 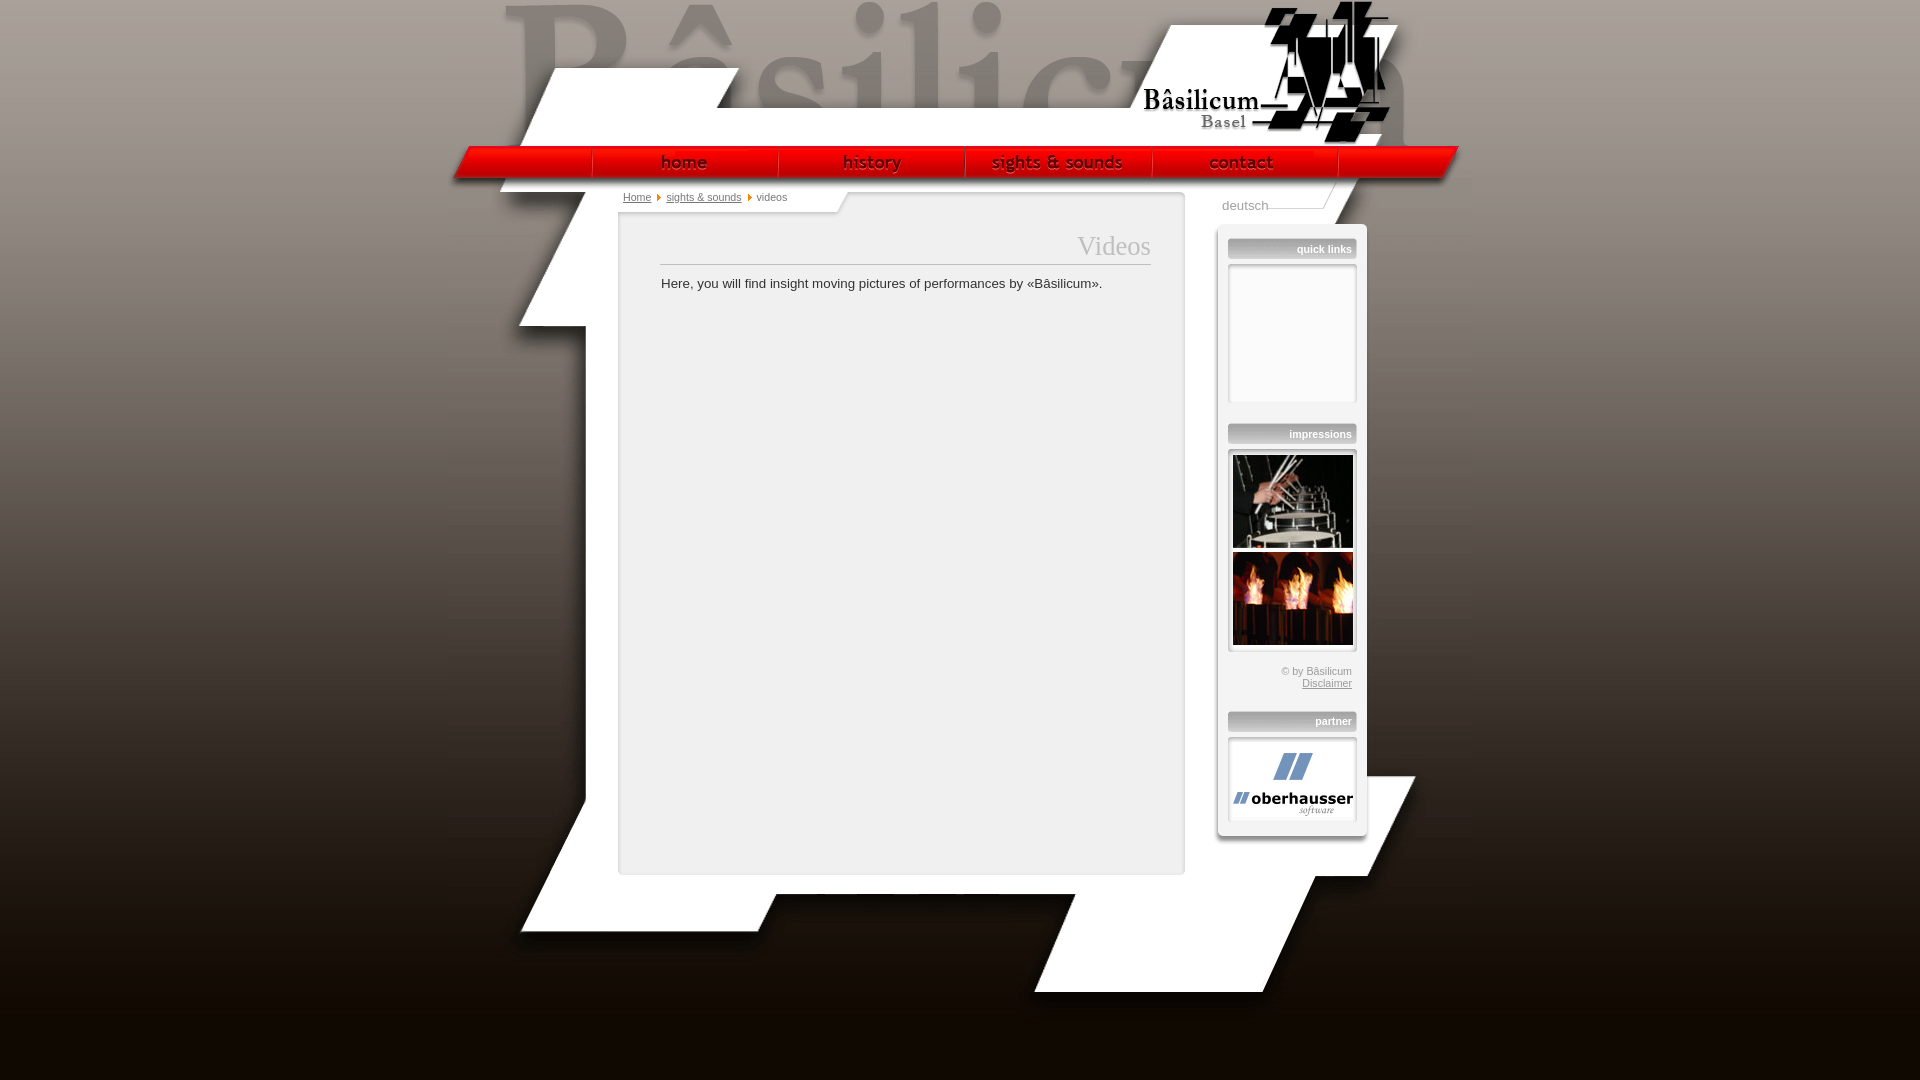 I want to click on 'sights & sounds', so click(x=666, y=196).